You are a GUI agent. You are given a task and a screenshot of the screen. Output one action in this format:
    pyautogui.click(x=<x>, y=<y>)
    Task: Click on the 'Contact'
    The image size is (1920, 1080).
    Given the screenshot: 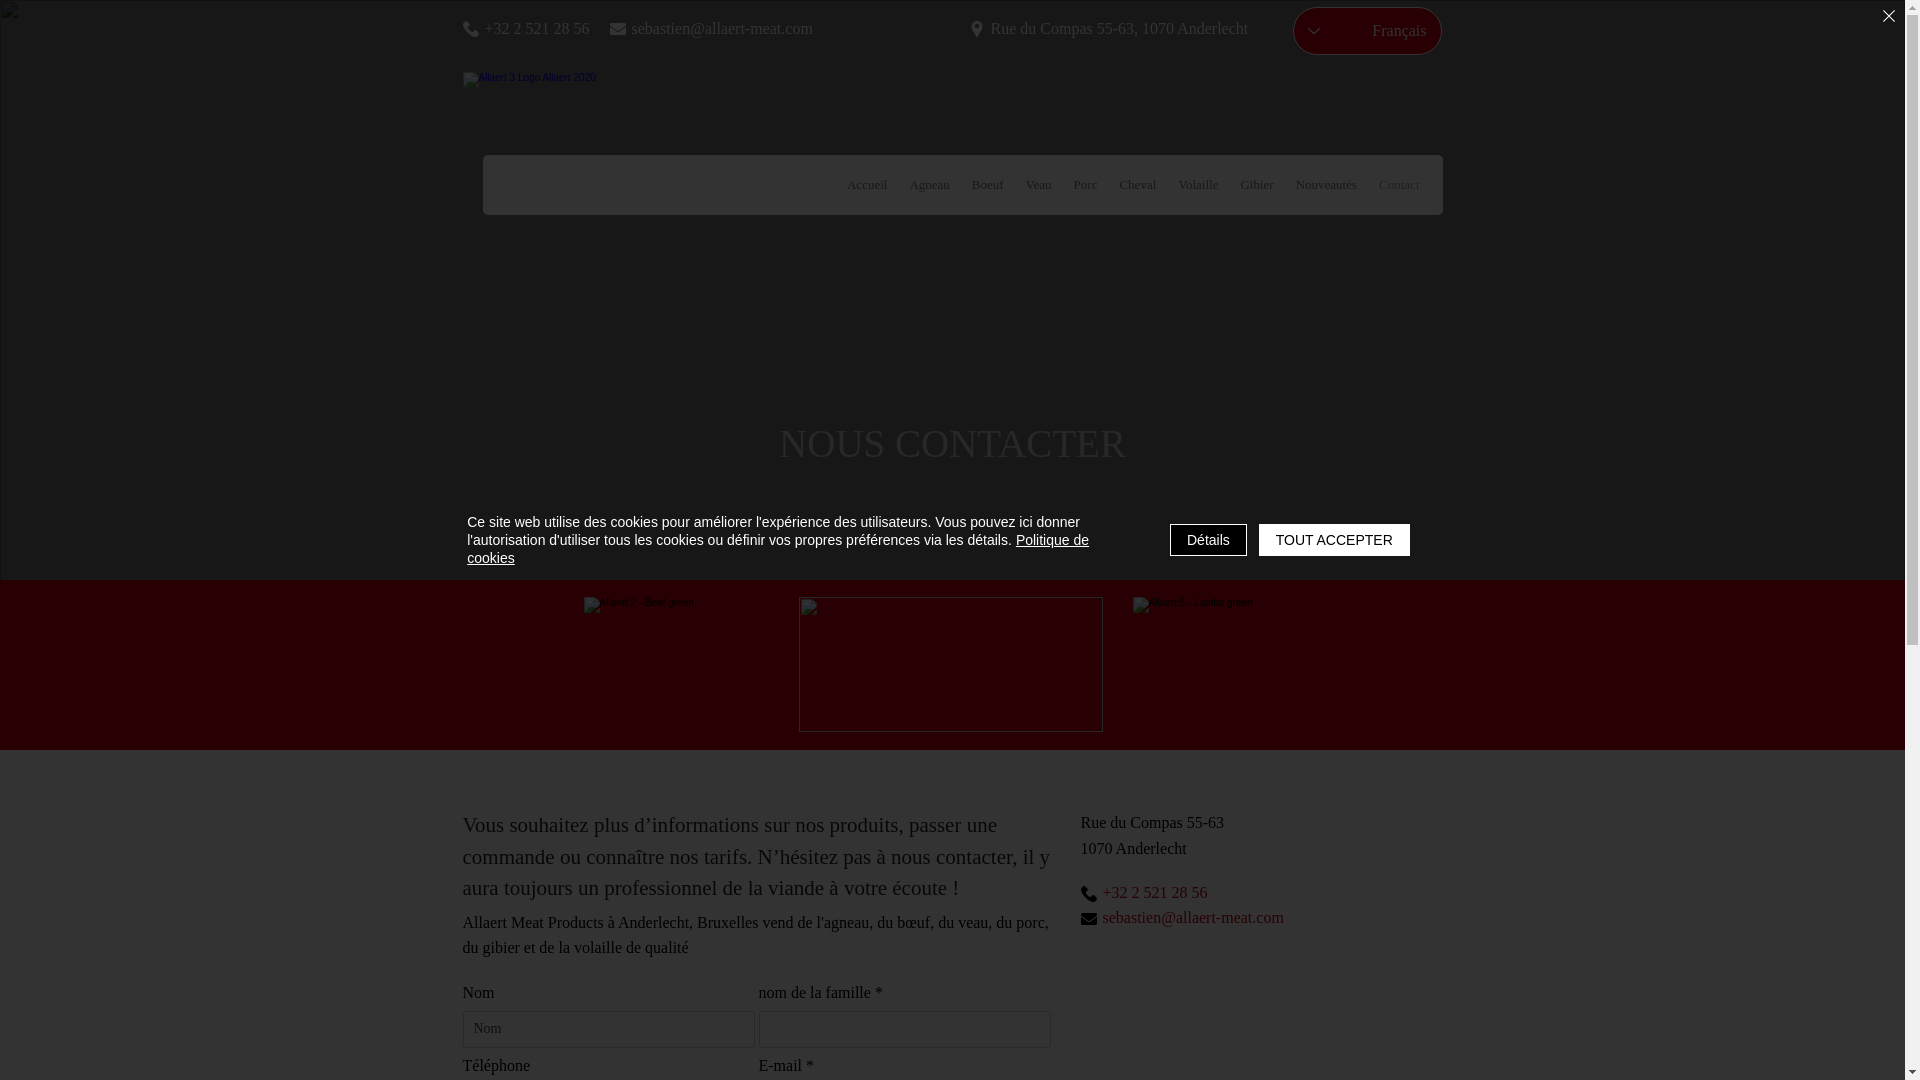 What is the action you would take?
    pyautogui.click(x=1397, y=185)
    